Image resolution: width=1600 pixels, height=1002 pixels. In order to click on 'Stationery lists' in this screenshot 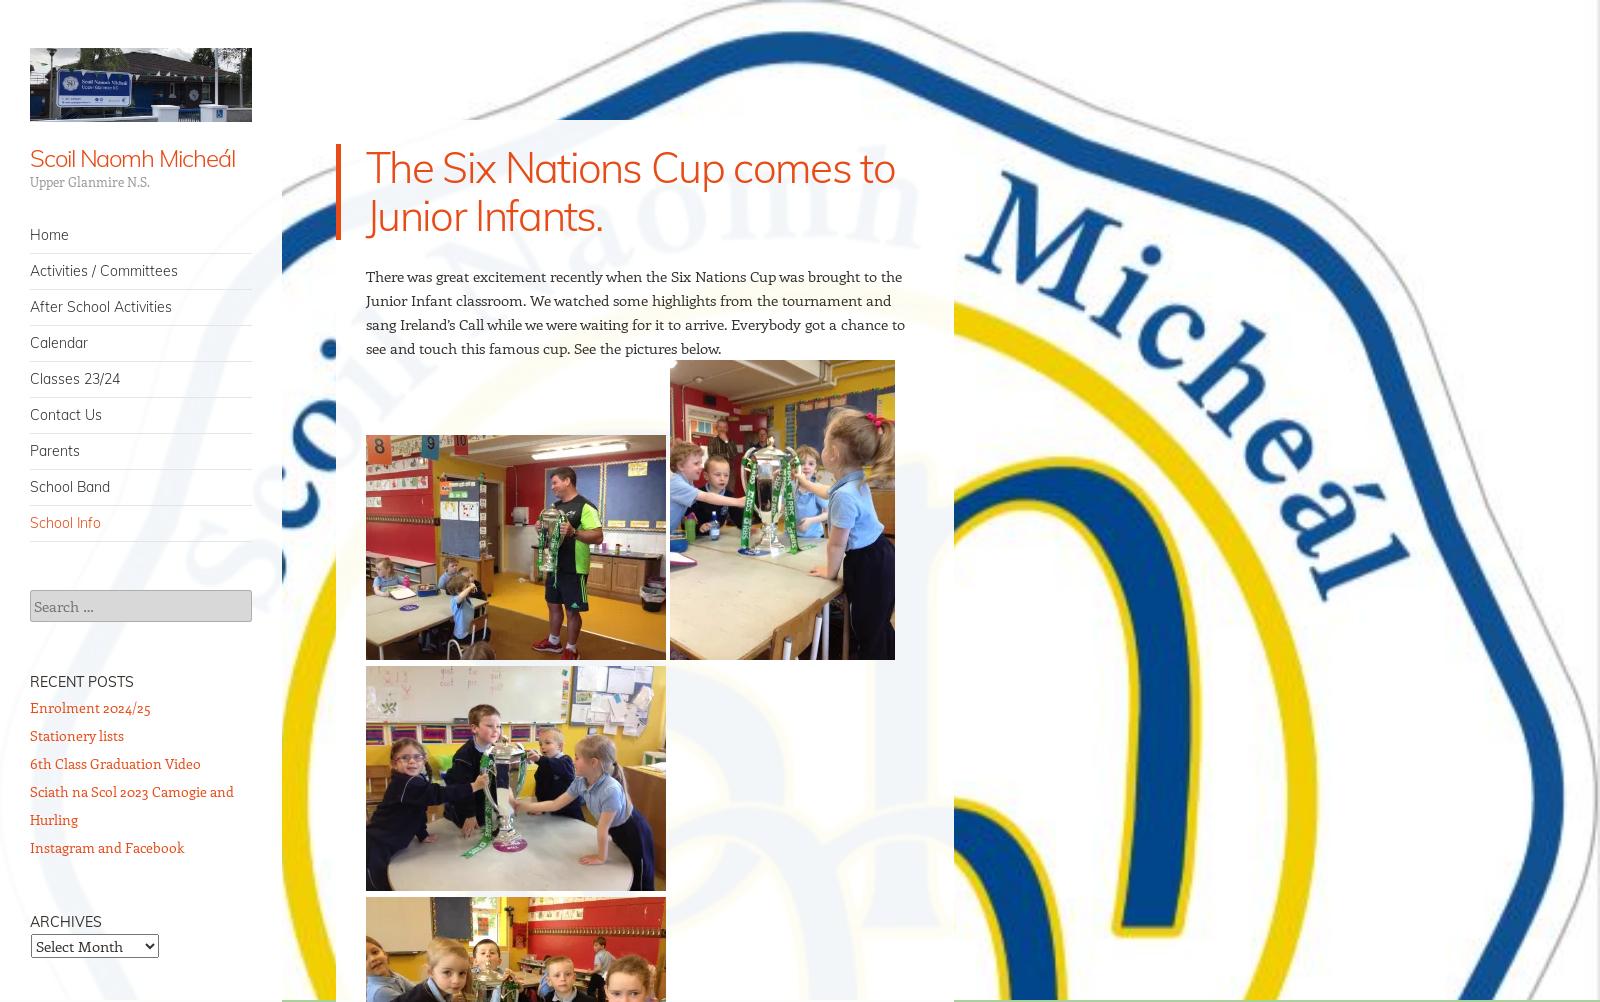, I will do `click(75, 735)`.